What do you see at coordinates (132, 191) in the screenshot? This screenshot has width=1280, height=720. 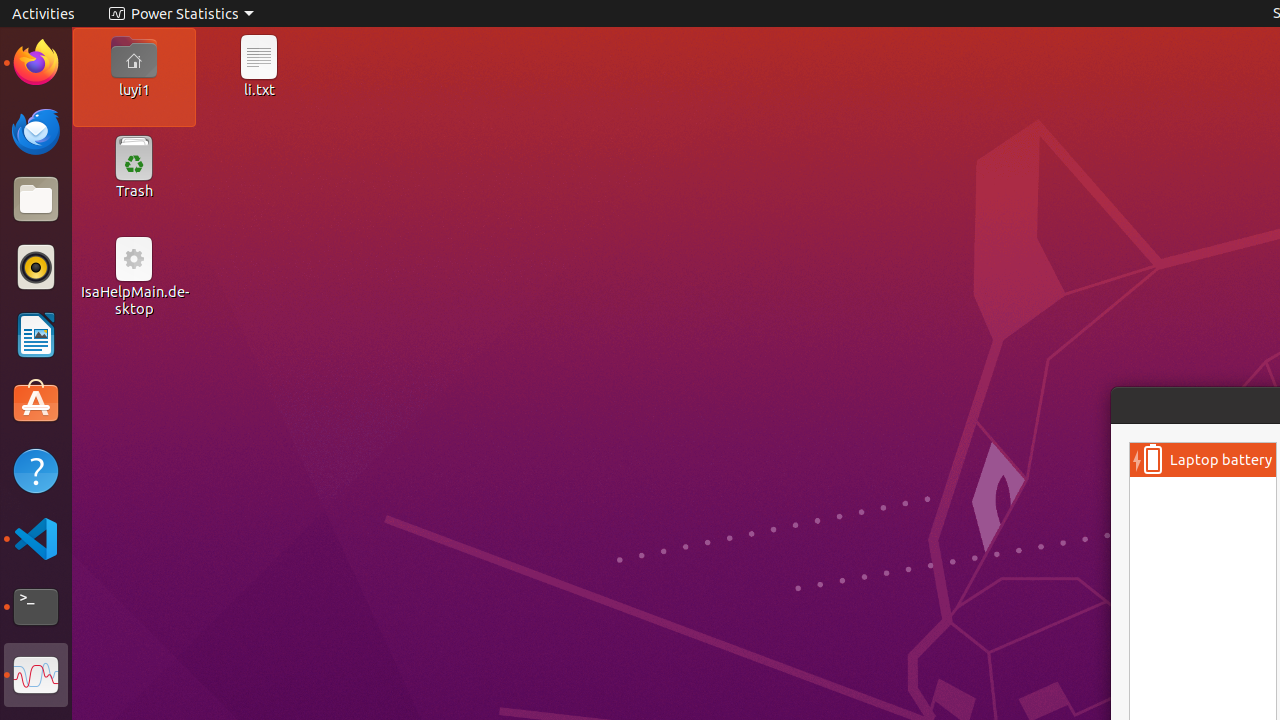 I see `'Trash'` at bounding box center [132, 191].